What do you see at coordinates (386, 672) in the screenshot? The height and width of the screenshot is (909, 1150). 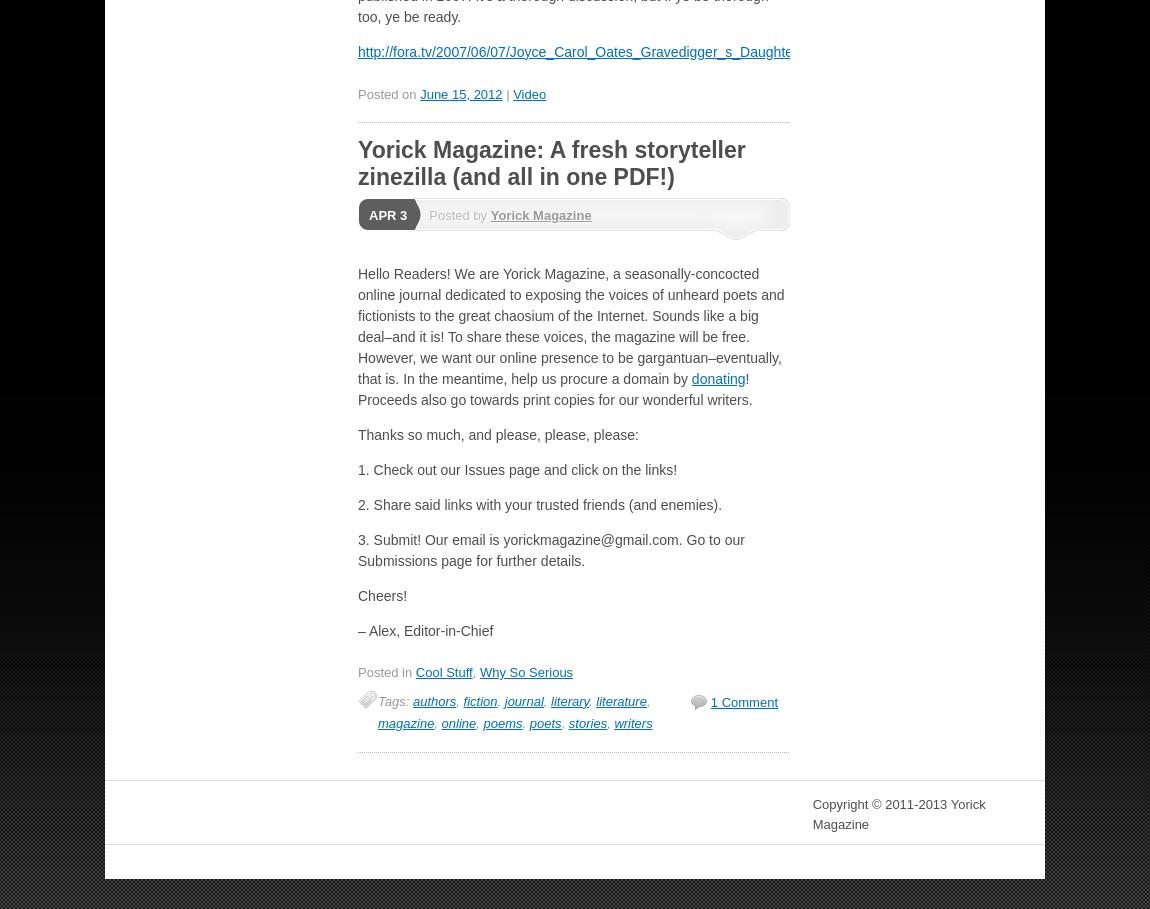 I see `'Posted in'` at bounding box center [386, 672].